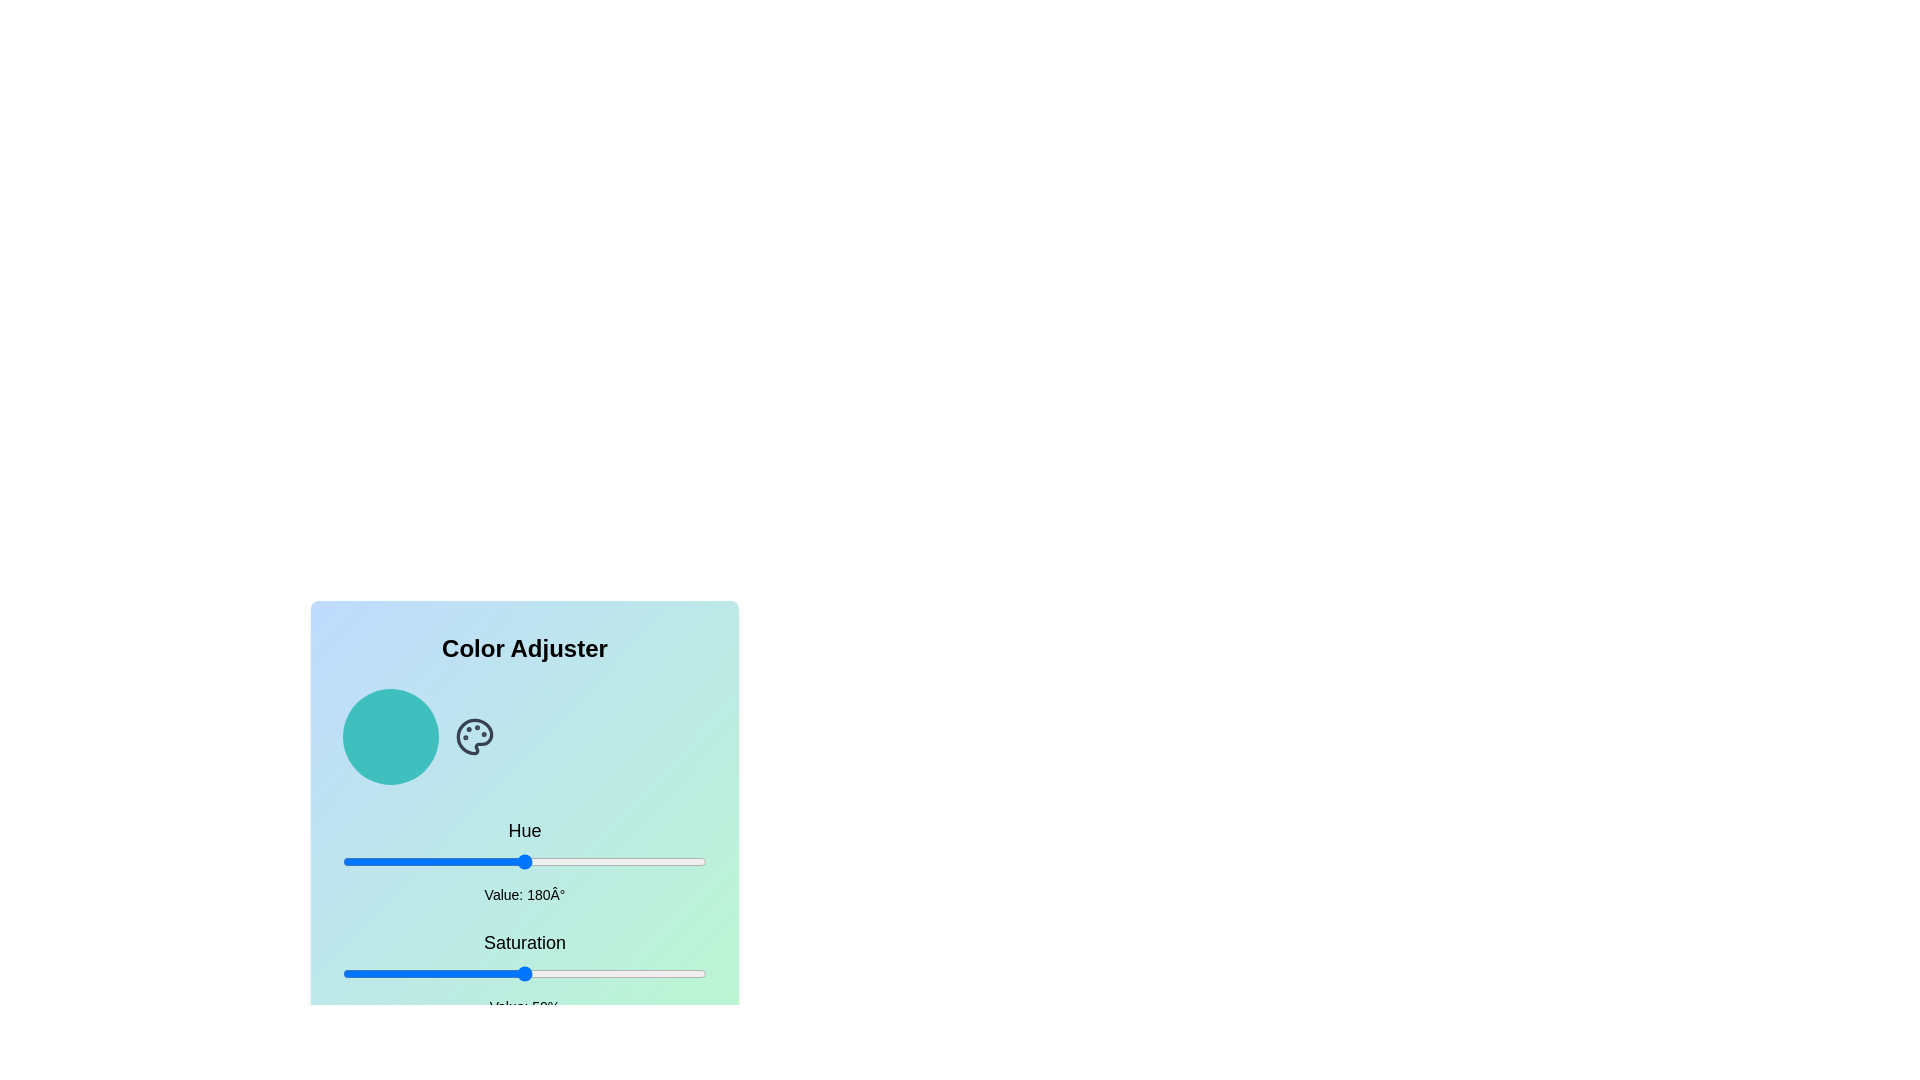 This screenshot has width=1920, height=1080. What do you see at coordinates (362, 860) in the screenshot?
I see `the hue to 19 by adjusting the slider` at bounding box center [362, 860].